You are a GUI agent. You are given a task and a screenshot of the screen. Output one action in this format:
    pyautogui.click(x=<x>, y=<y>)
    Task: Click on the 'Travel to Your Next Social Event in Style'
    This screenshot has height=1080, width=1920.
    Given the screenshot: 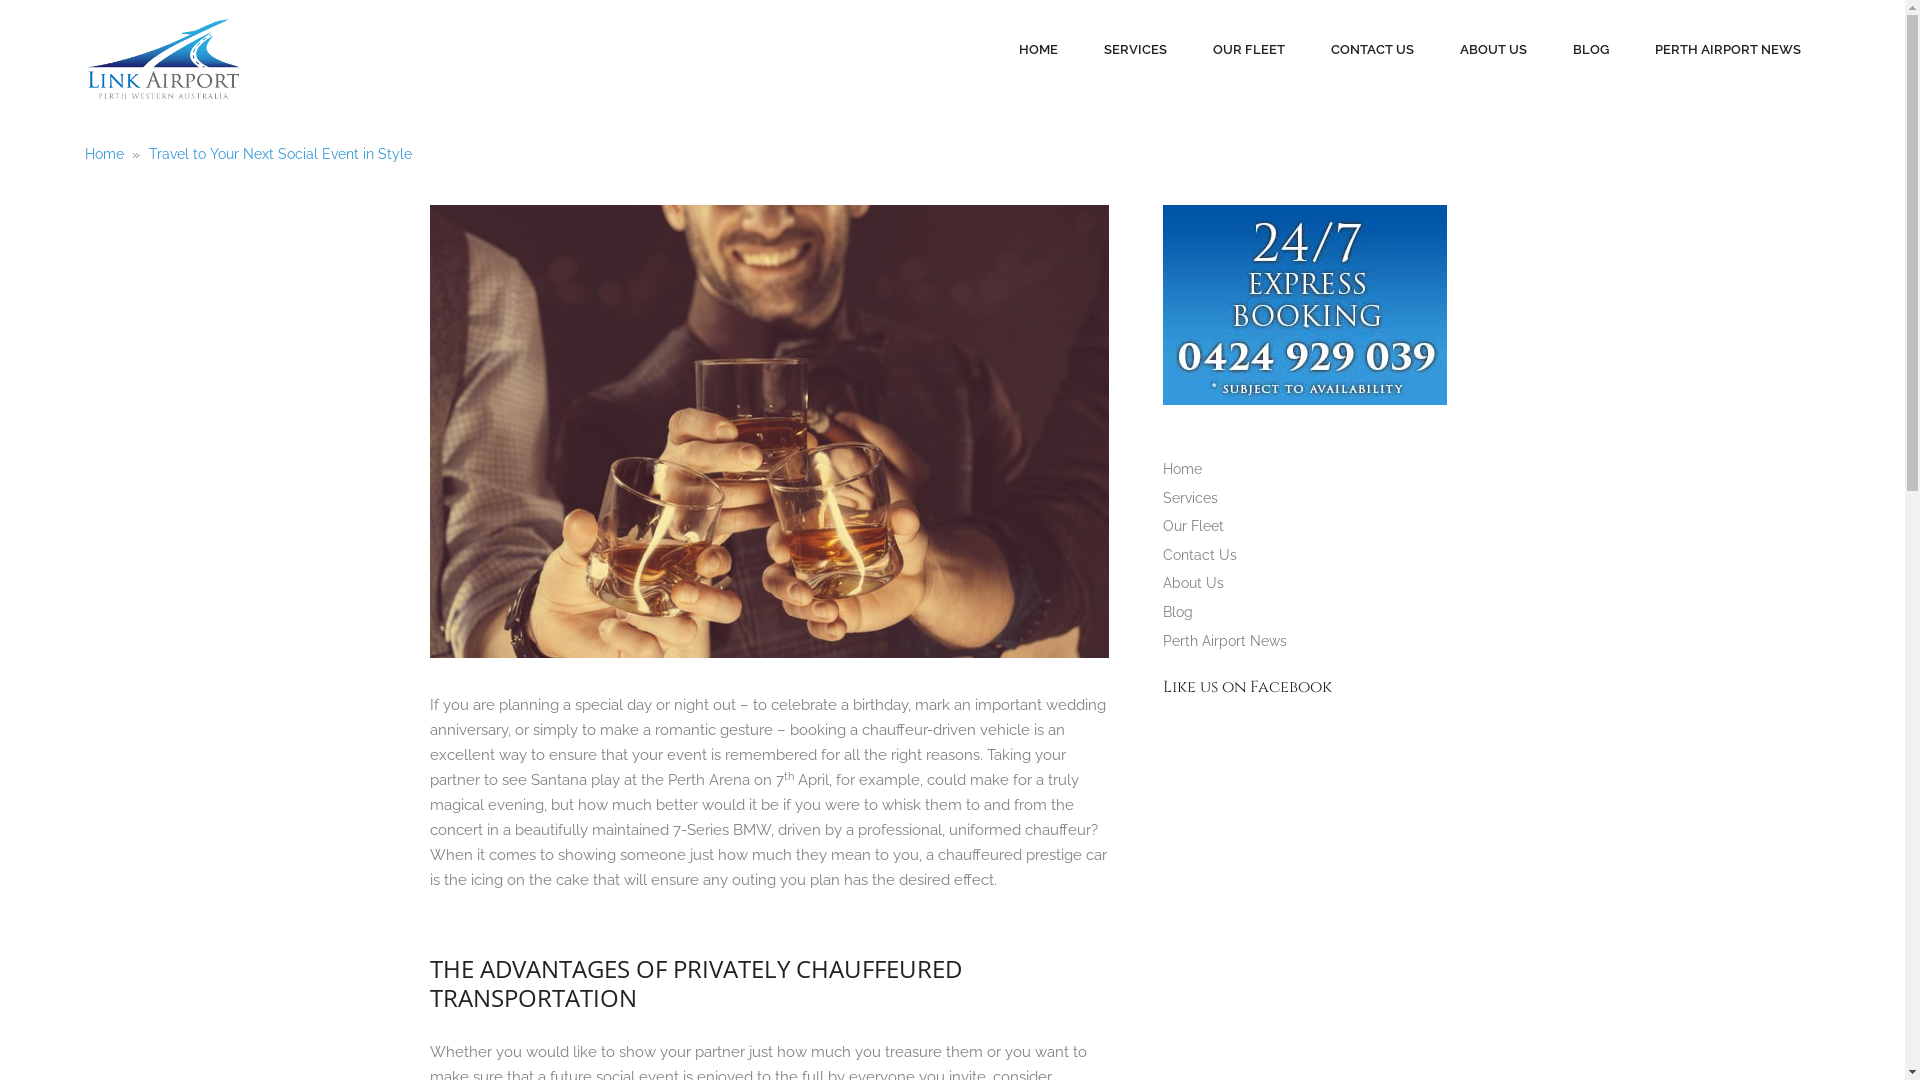 What is the action you would take?
    pyautogui.click(x=279, y=153)
    